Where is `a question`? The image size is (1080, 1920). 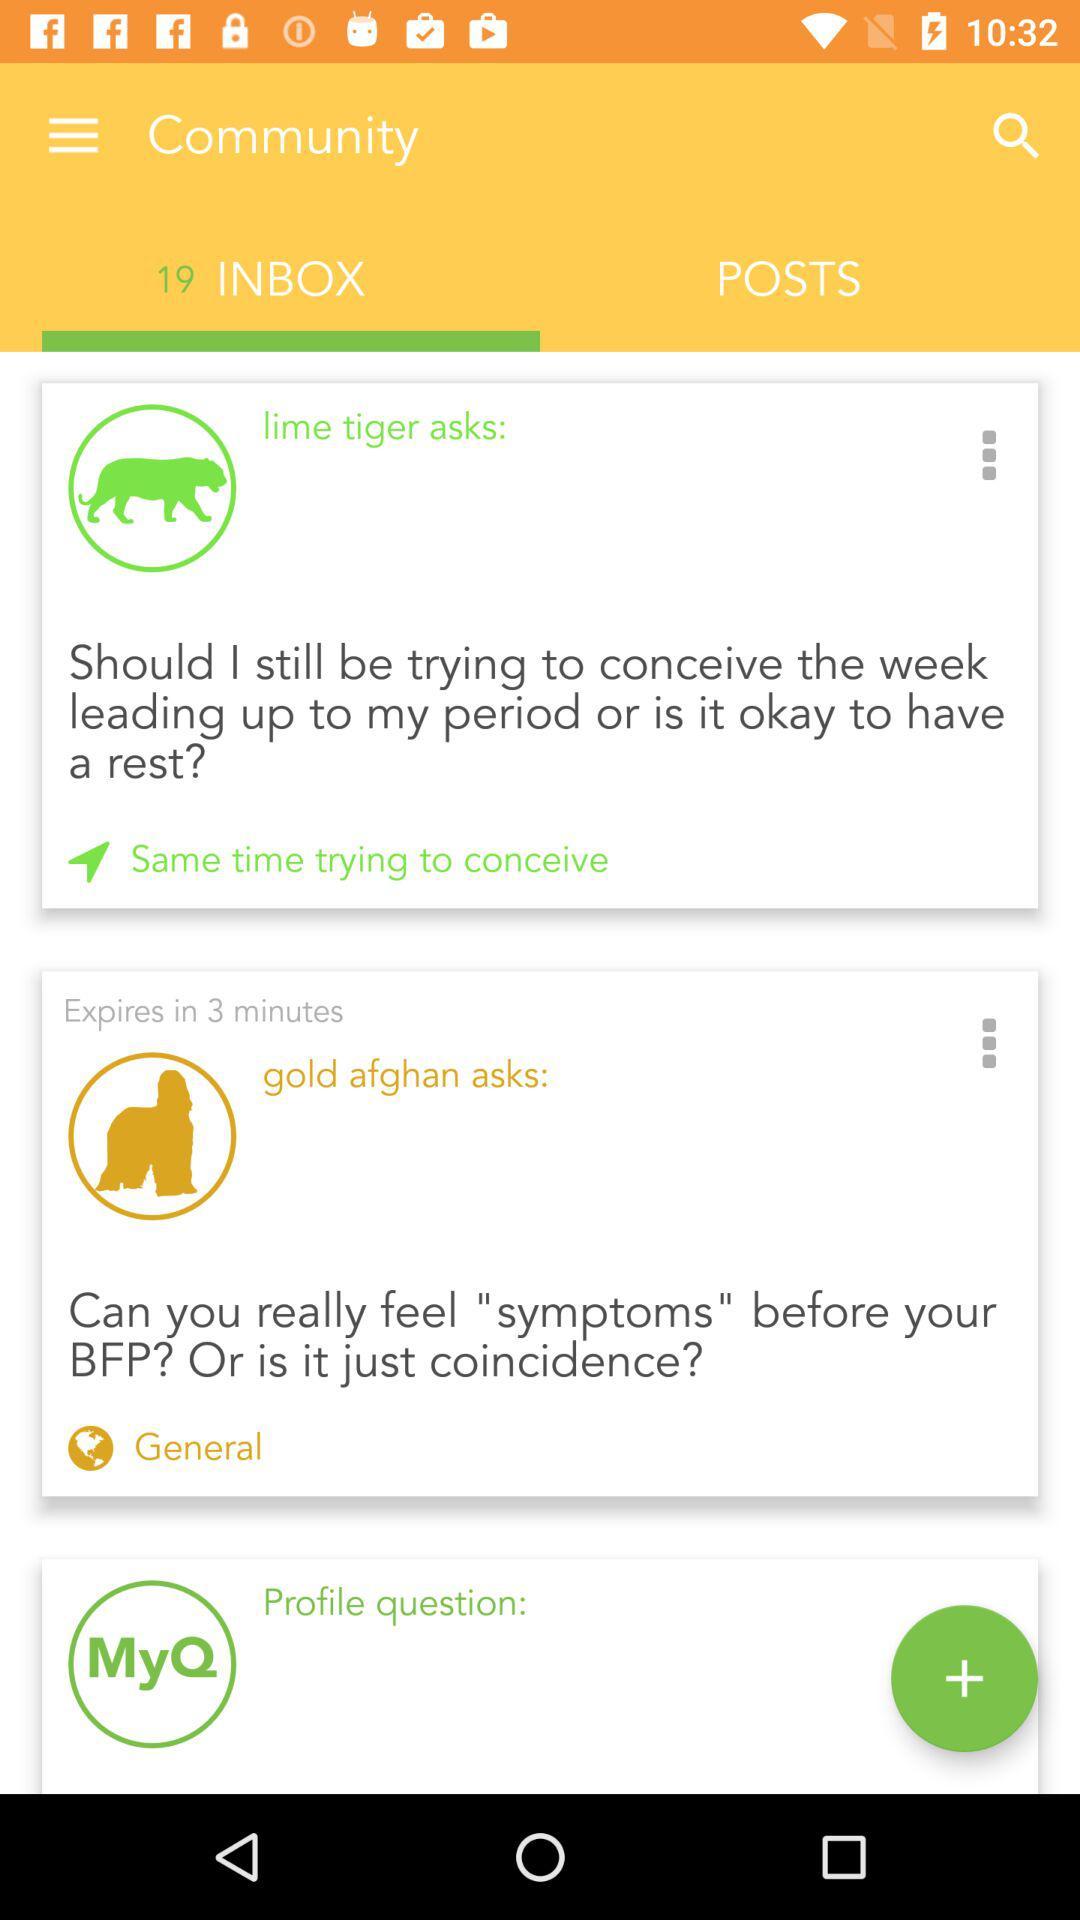
a question is located at coordinates (963, 1678).